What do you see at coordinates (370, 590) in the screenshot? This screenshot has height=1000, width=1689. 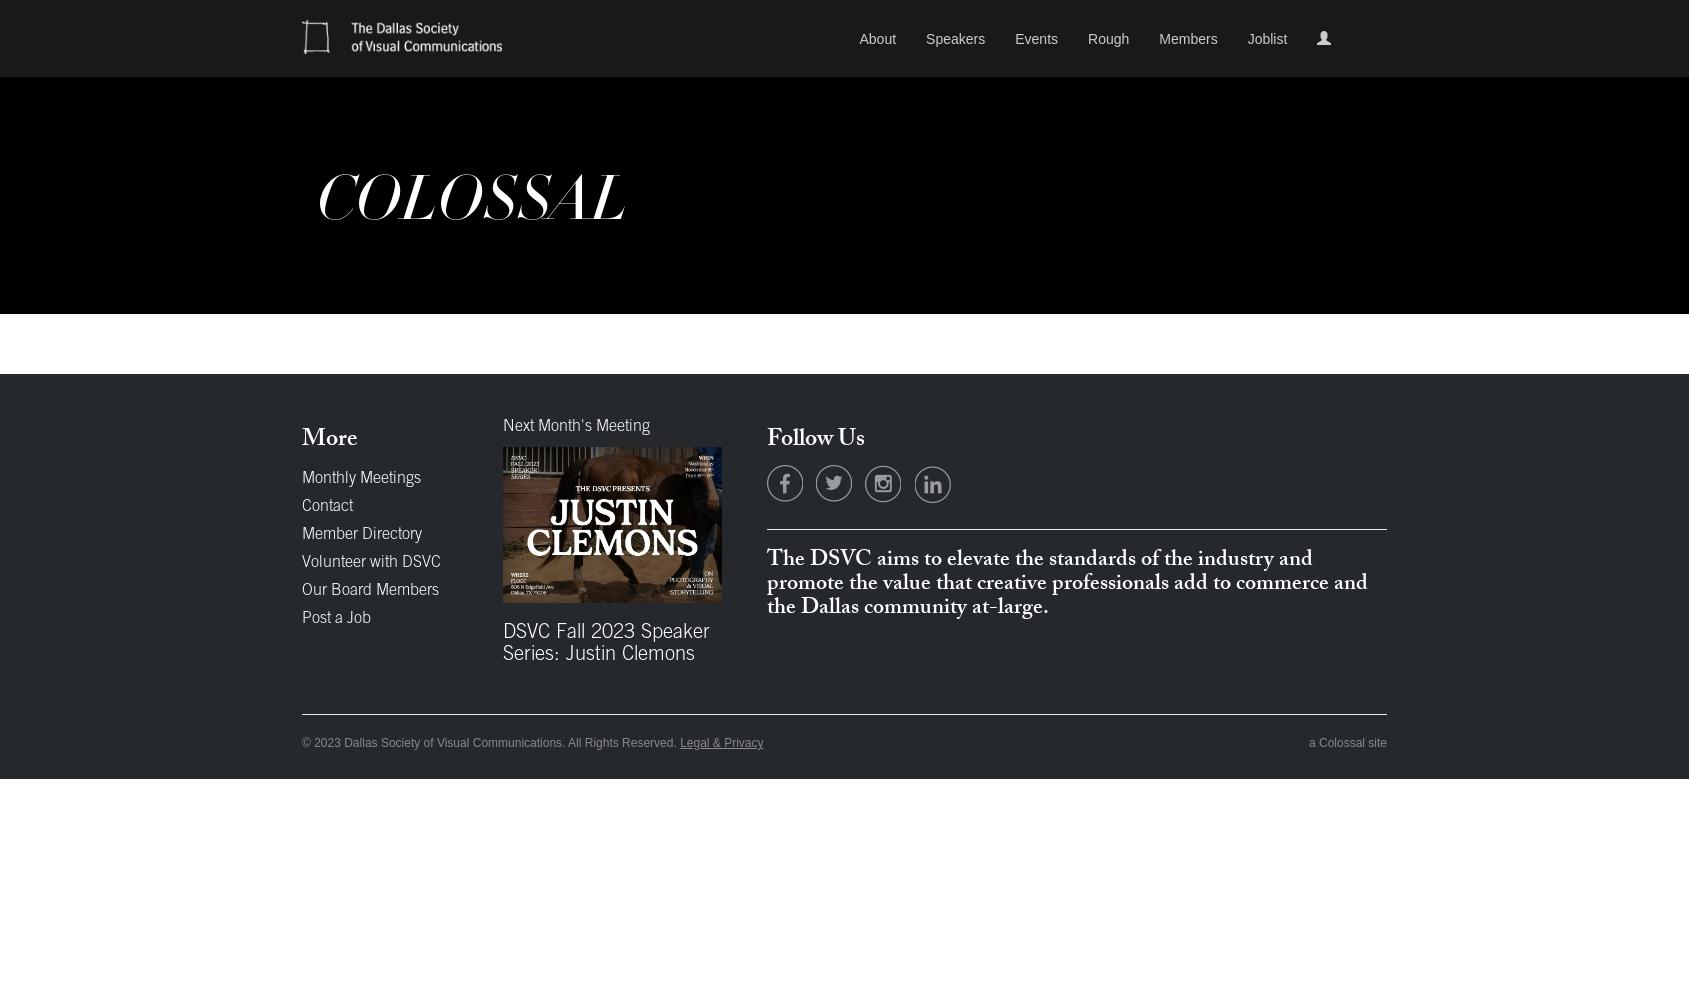 I see `'Our Board Members'` at bounding box center [370, 590].